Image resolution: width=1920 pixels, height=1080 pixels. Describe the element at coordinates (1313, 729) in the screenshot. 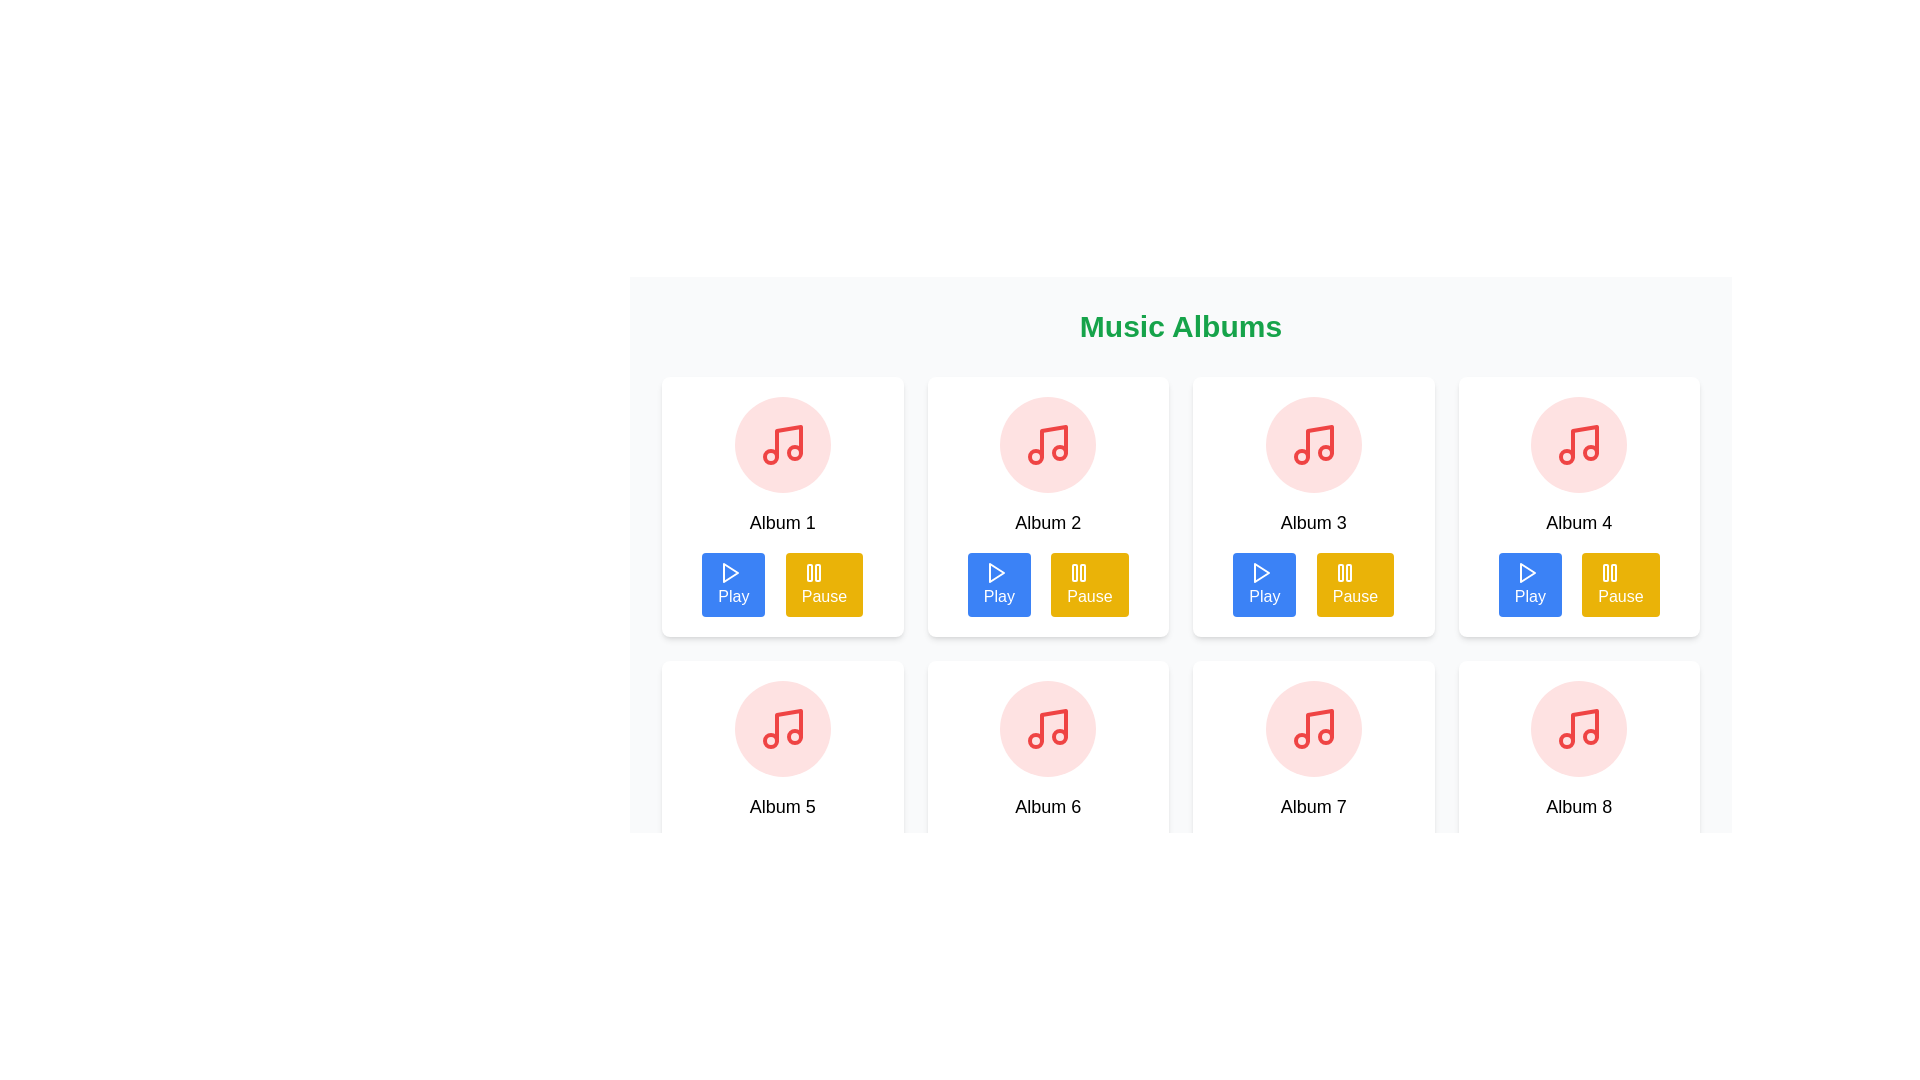

I see `the music album icon representing 'Album 7', located in the second row and third column of the album grid` at that location.